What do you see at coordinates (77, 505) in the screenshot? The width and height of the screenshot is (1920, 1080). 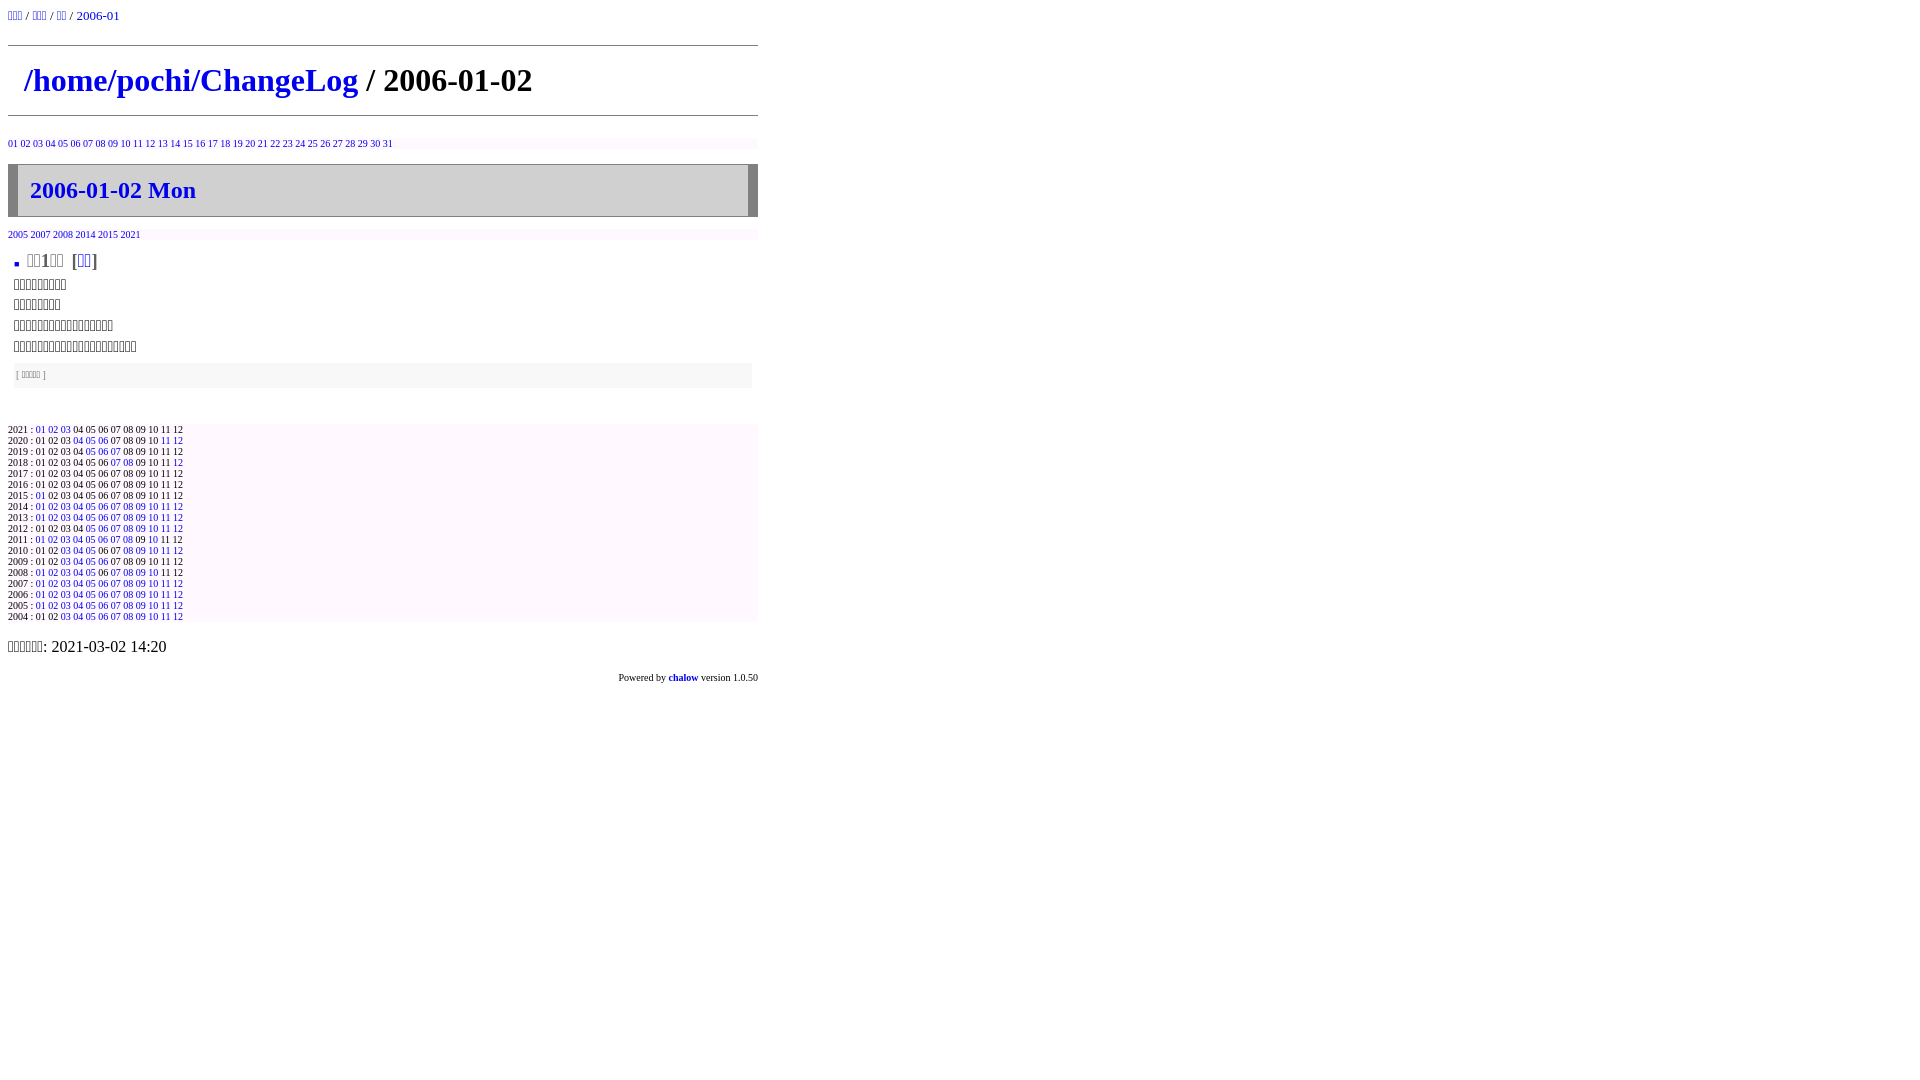 I see `'04'` at bounding box center [77, 505].